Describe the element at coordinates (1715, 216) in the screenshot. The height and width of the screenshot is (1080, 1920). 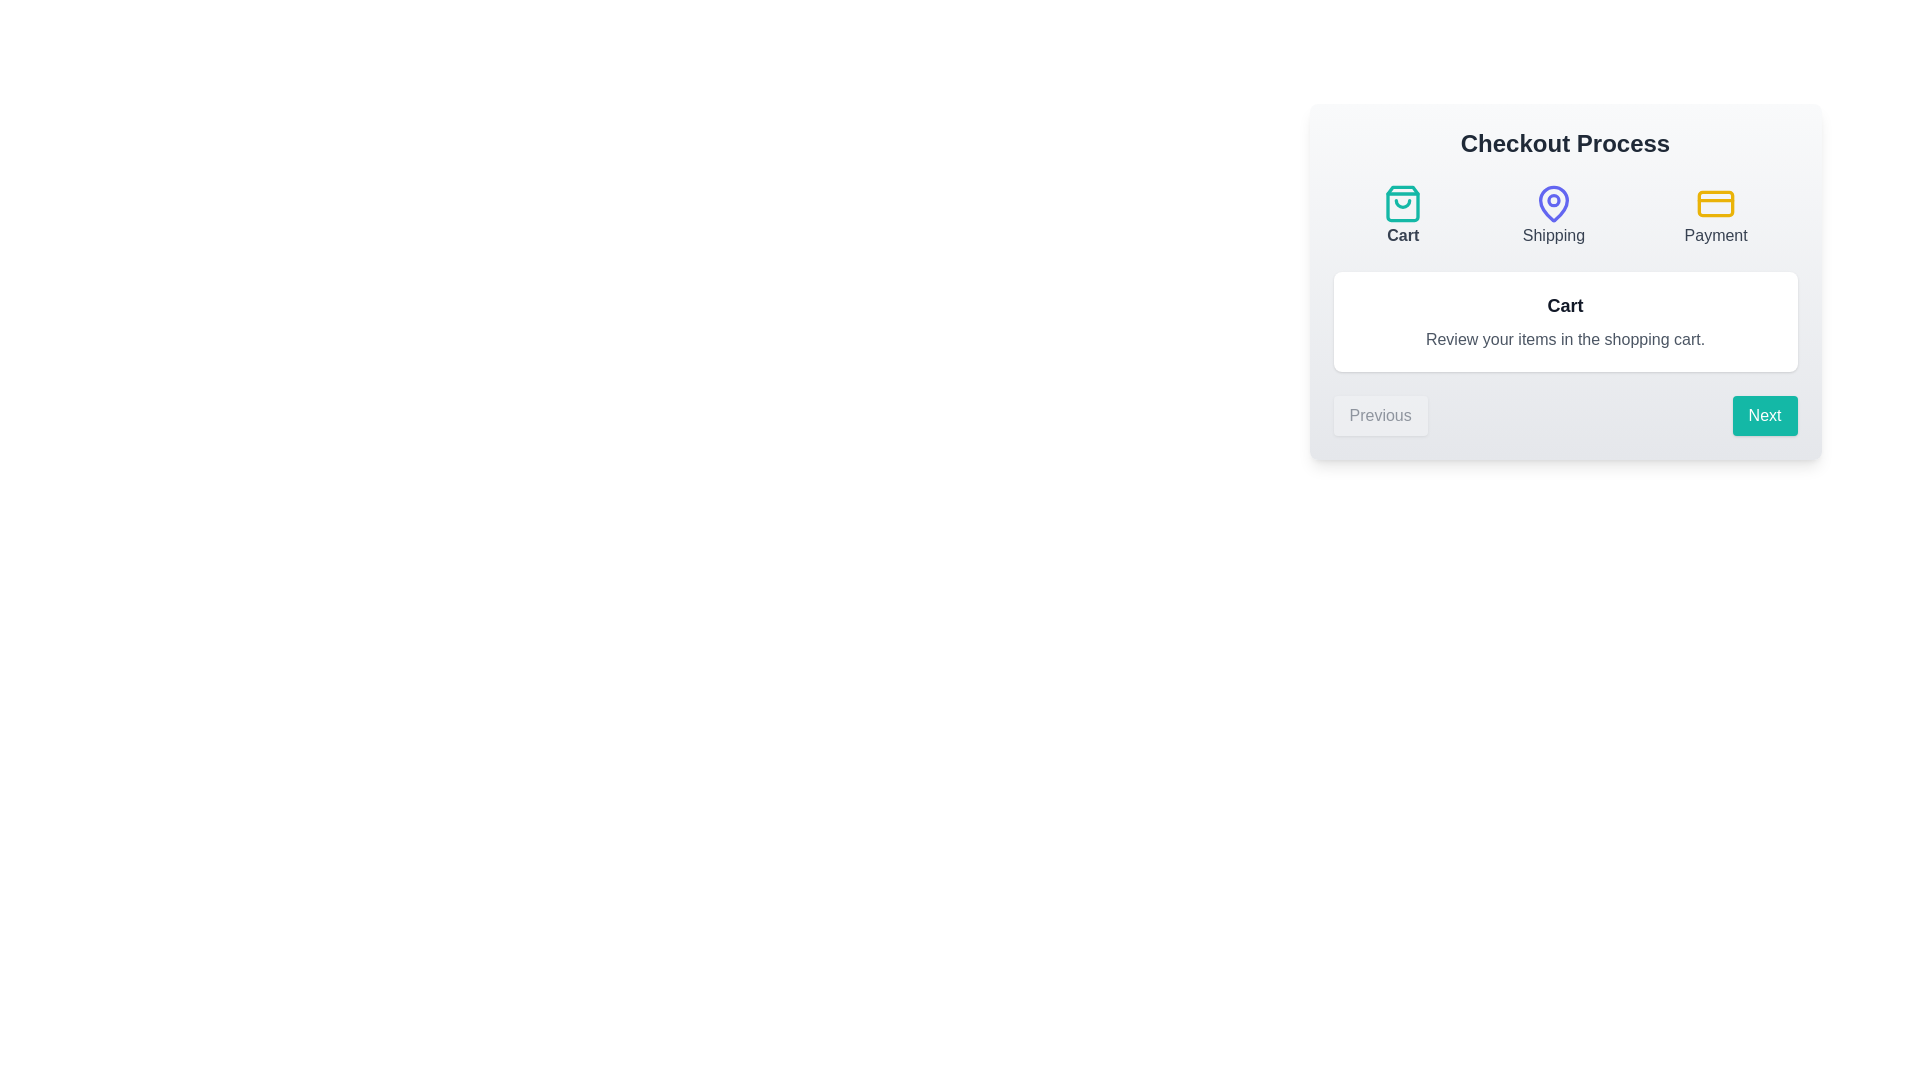
I see `the step icon for Payment to inspect its color and style` at that location.